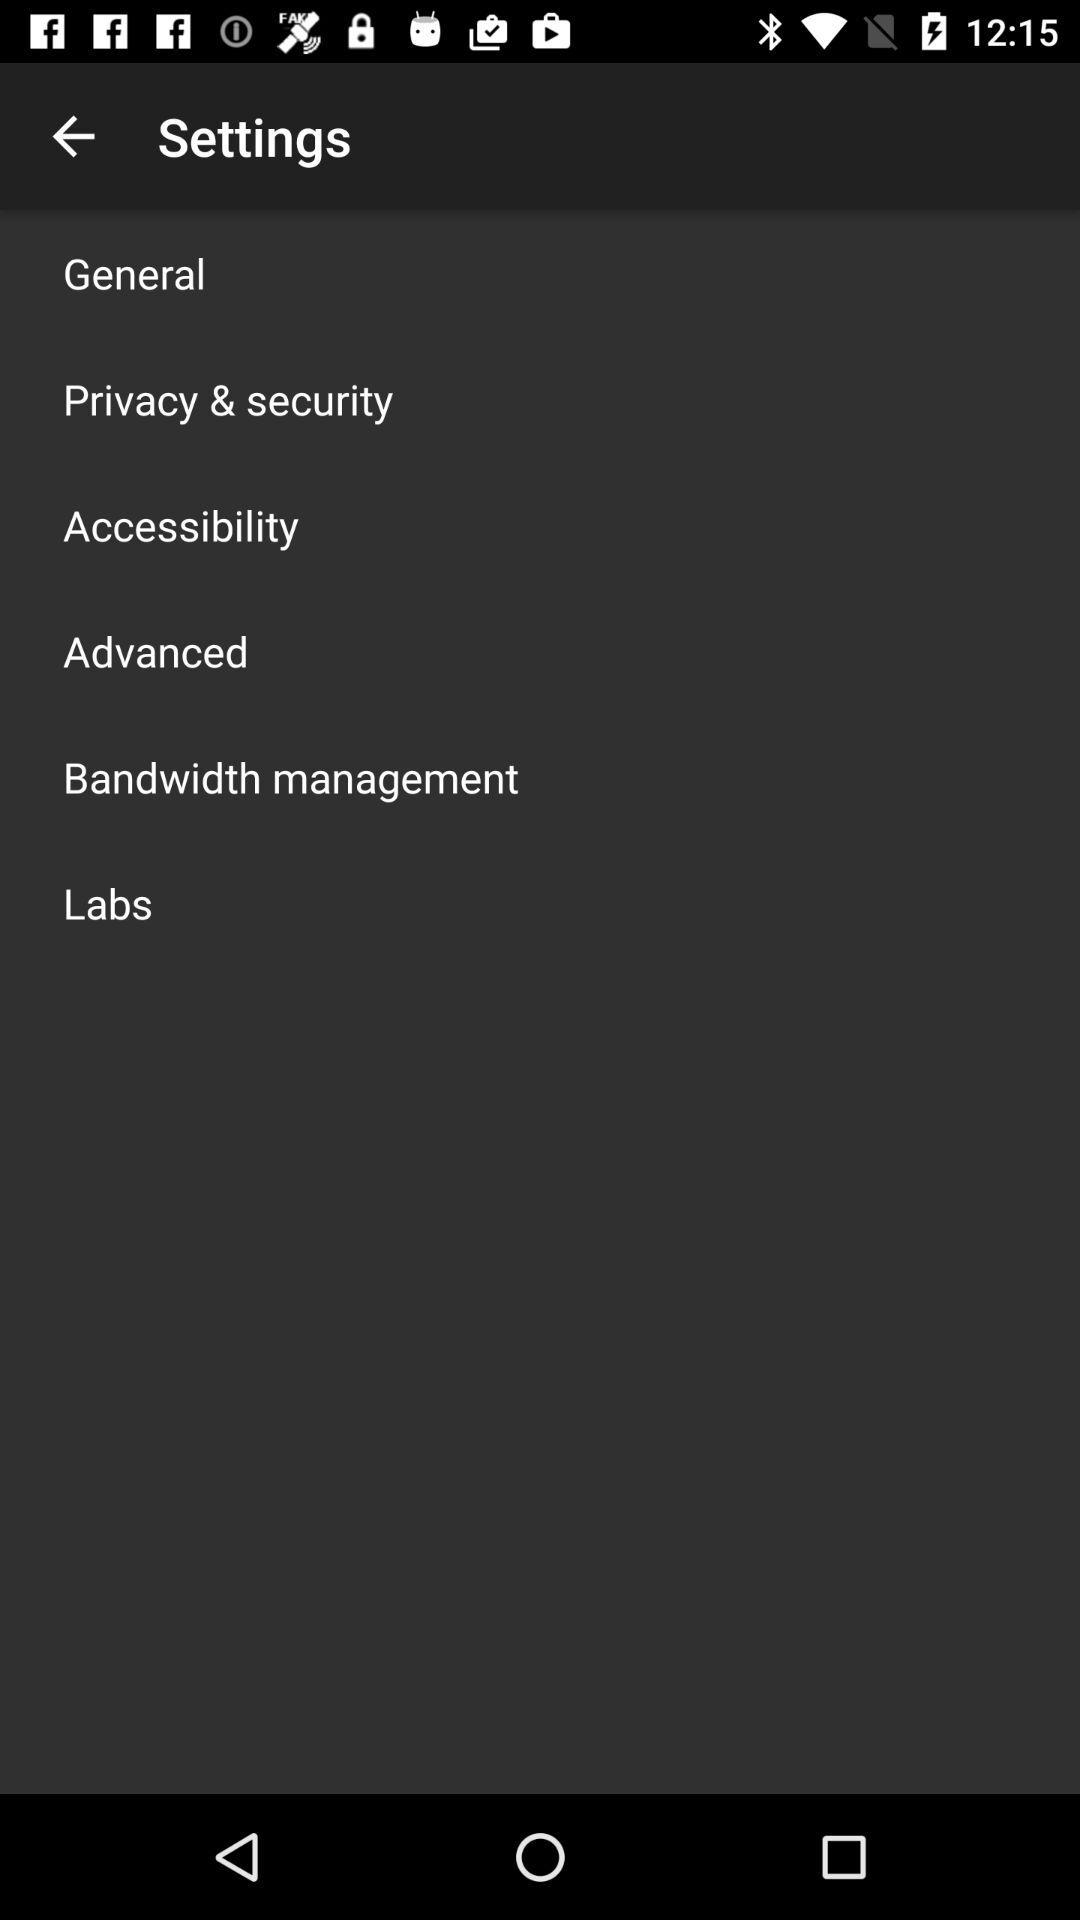 This screenshot has width=1080, height=1920. I want to click on the item above the accessibility app, so click(227, 398).